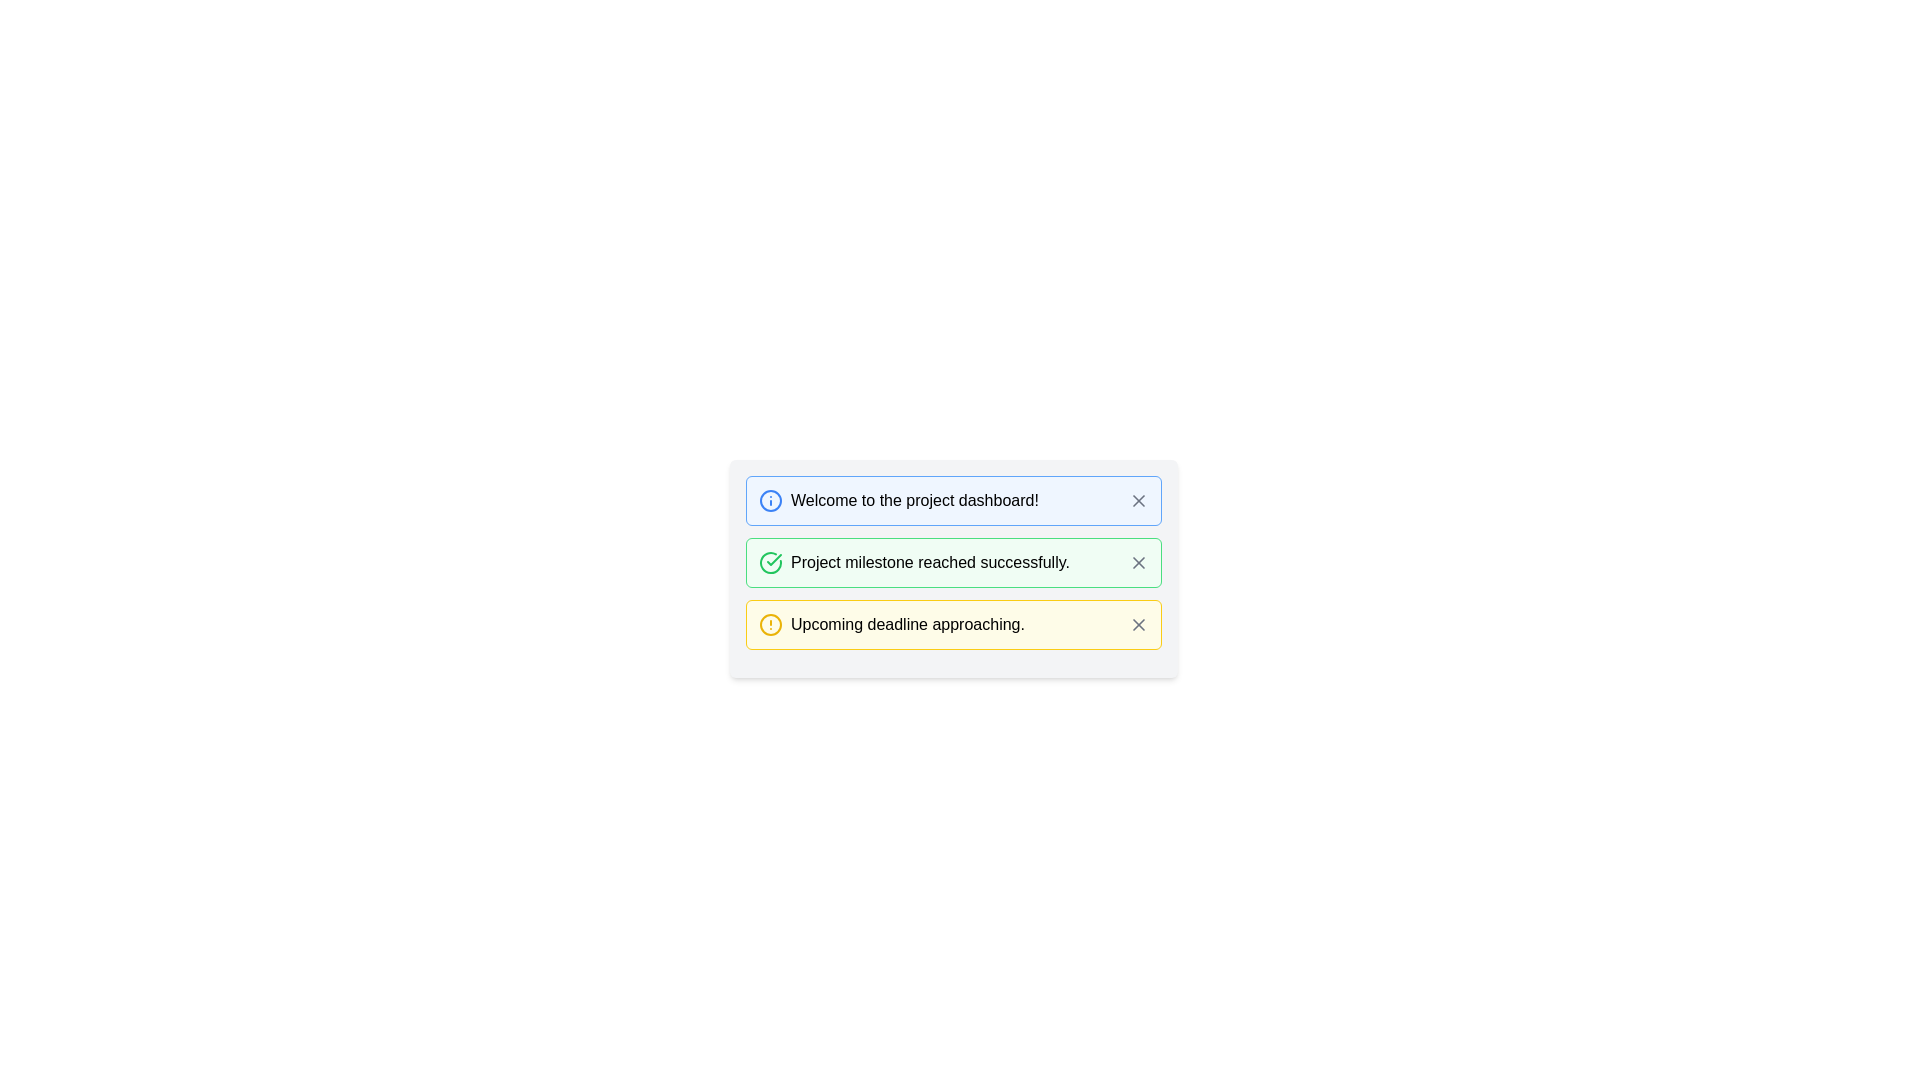  Describe the element at coordinates (770, 623) in the screenshot. I see `the warning icon that indicates an alert related to the text 'Upcoming deadline approaching', which is positioned on the left side of the text` at that location.